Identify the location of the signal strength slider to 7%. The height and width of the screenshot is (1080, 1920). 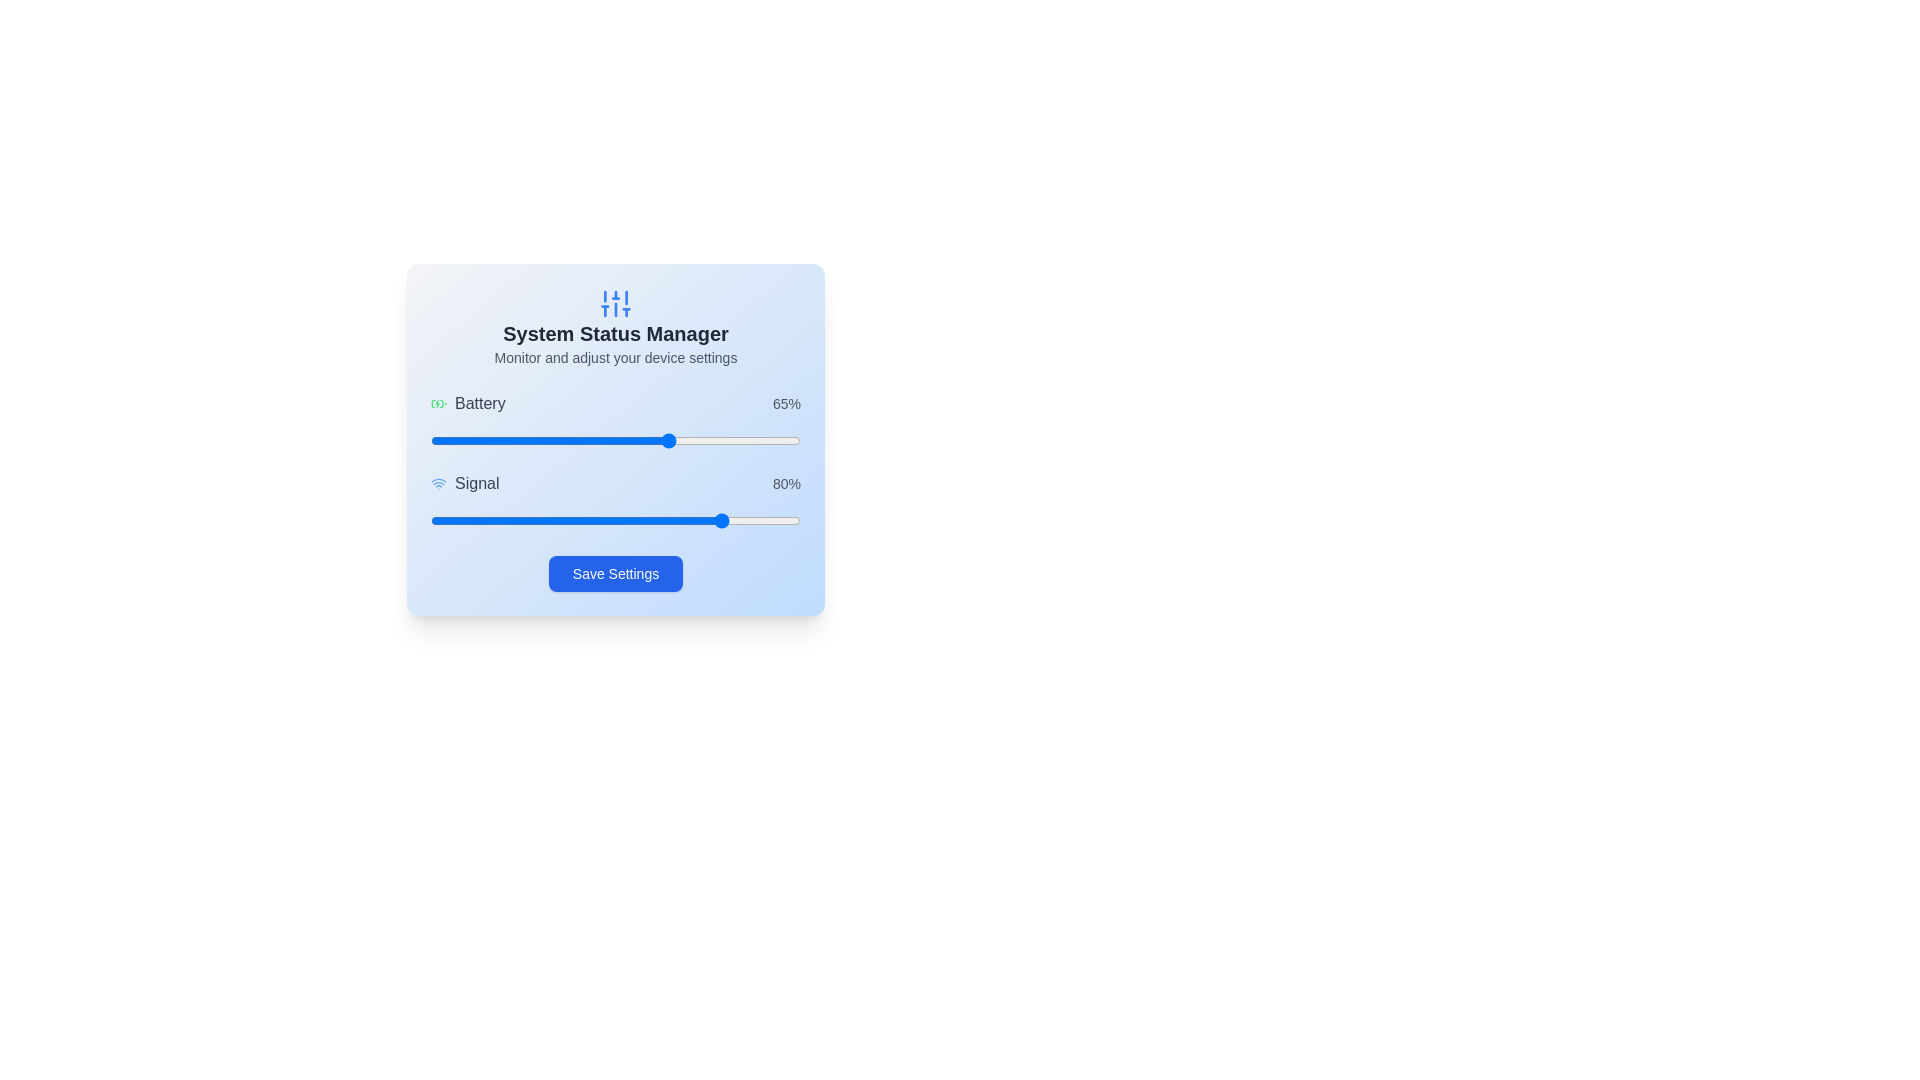
(455, 519).